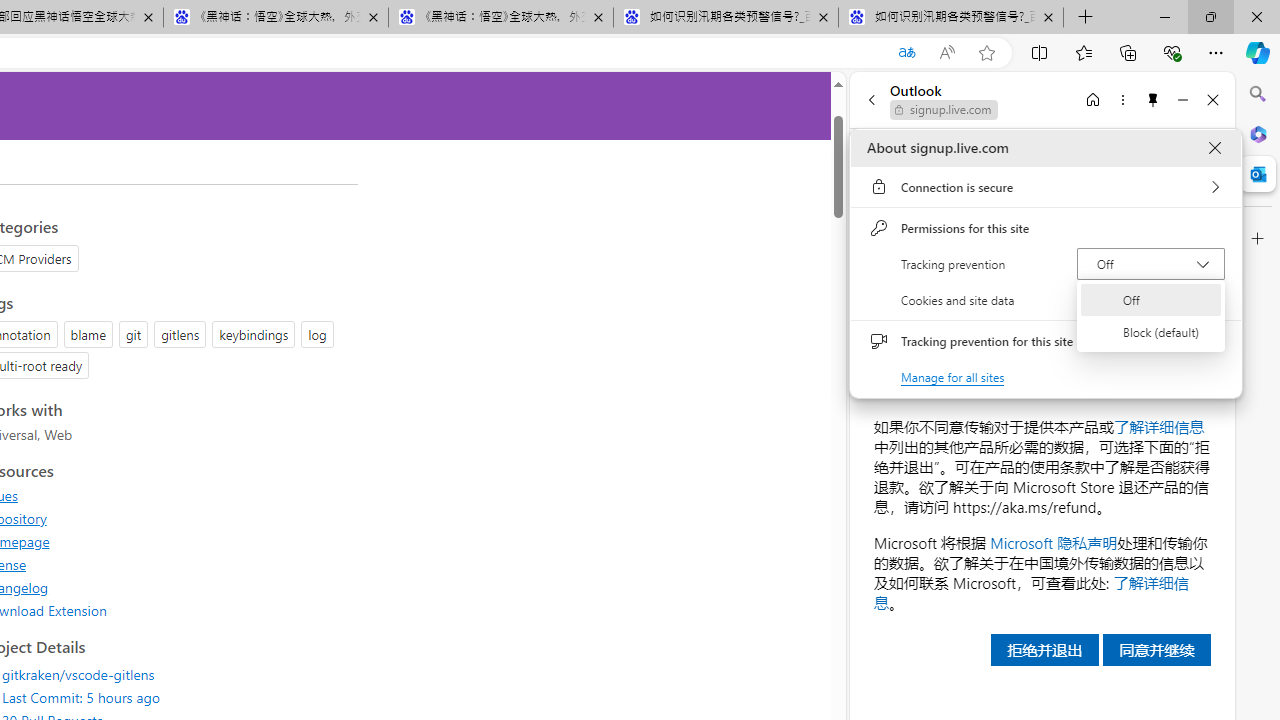 The image size is (1280, 720). Describe the element at coordinates (1045, 187) in the screenshot. I see `'Connection is secure'` at that location.